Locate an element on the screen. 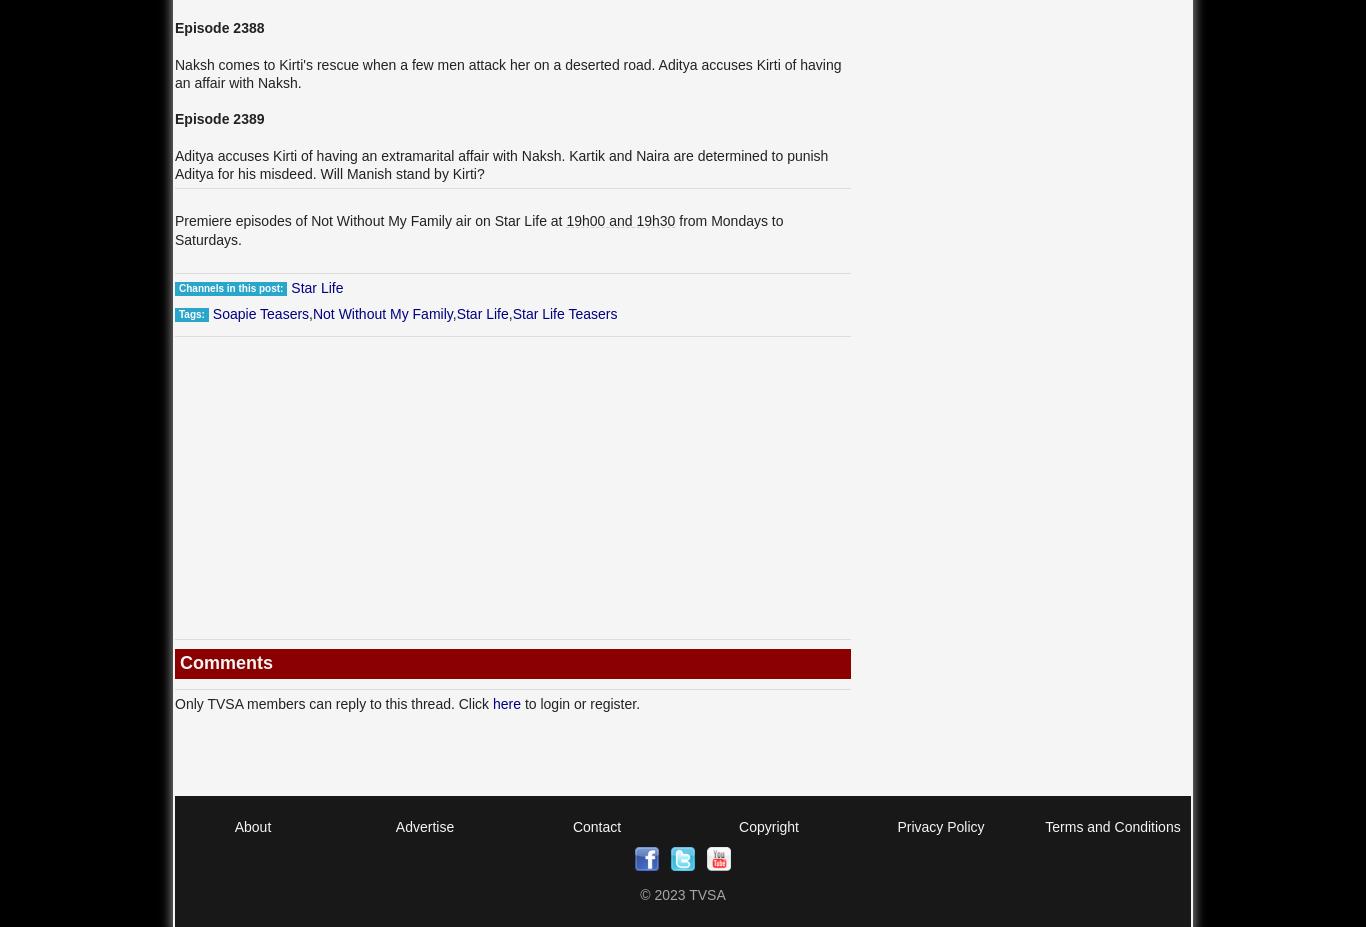 Image resolution: width=1366 pixels, height=927 pixels. '© 2023 TVSA' is located at coordinates (681, 893).